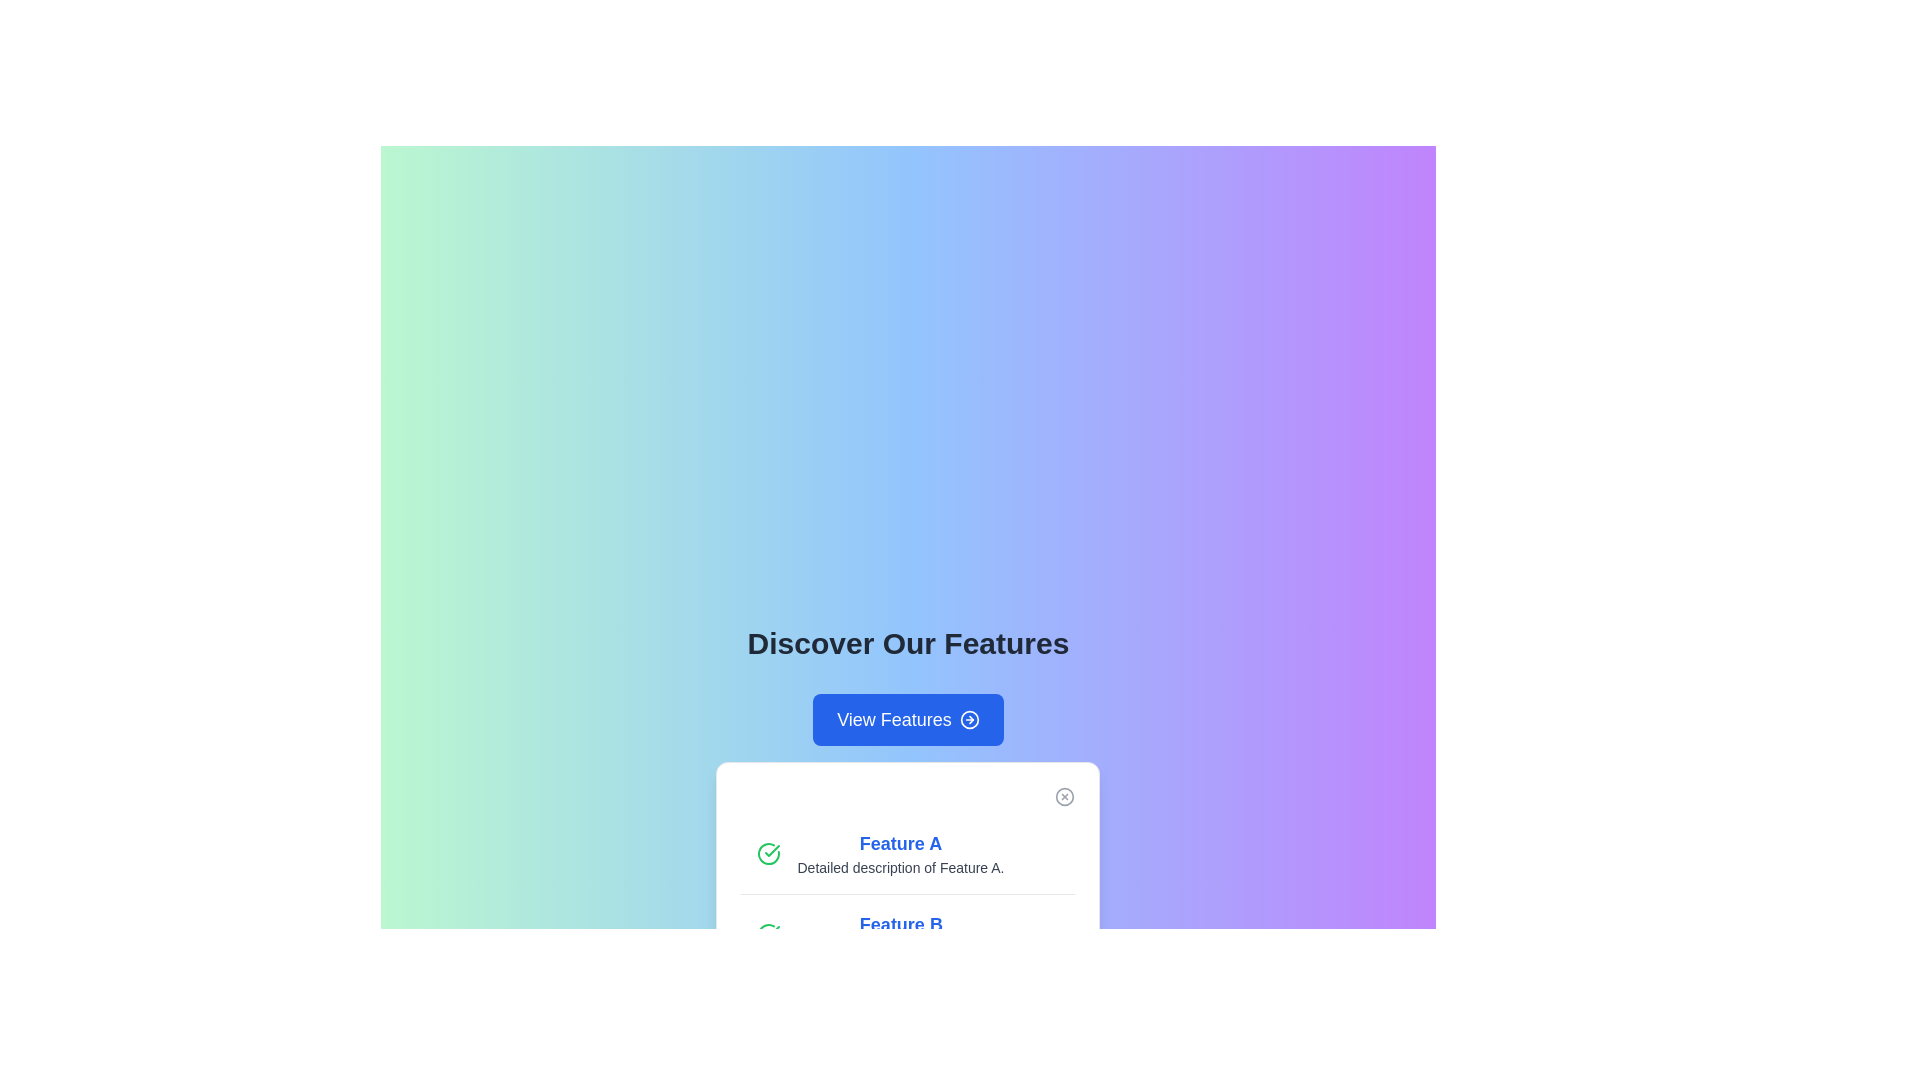 Image resolution: width=1920 pixels, height=1080 pixels. What do you see at coordinates (1064, 796) in the screenshot?
I see `the close button located at the upper-right corner of the card to change its color` at bounding box center [1064, 796].